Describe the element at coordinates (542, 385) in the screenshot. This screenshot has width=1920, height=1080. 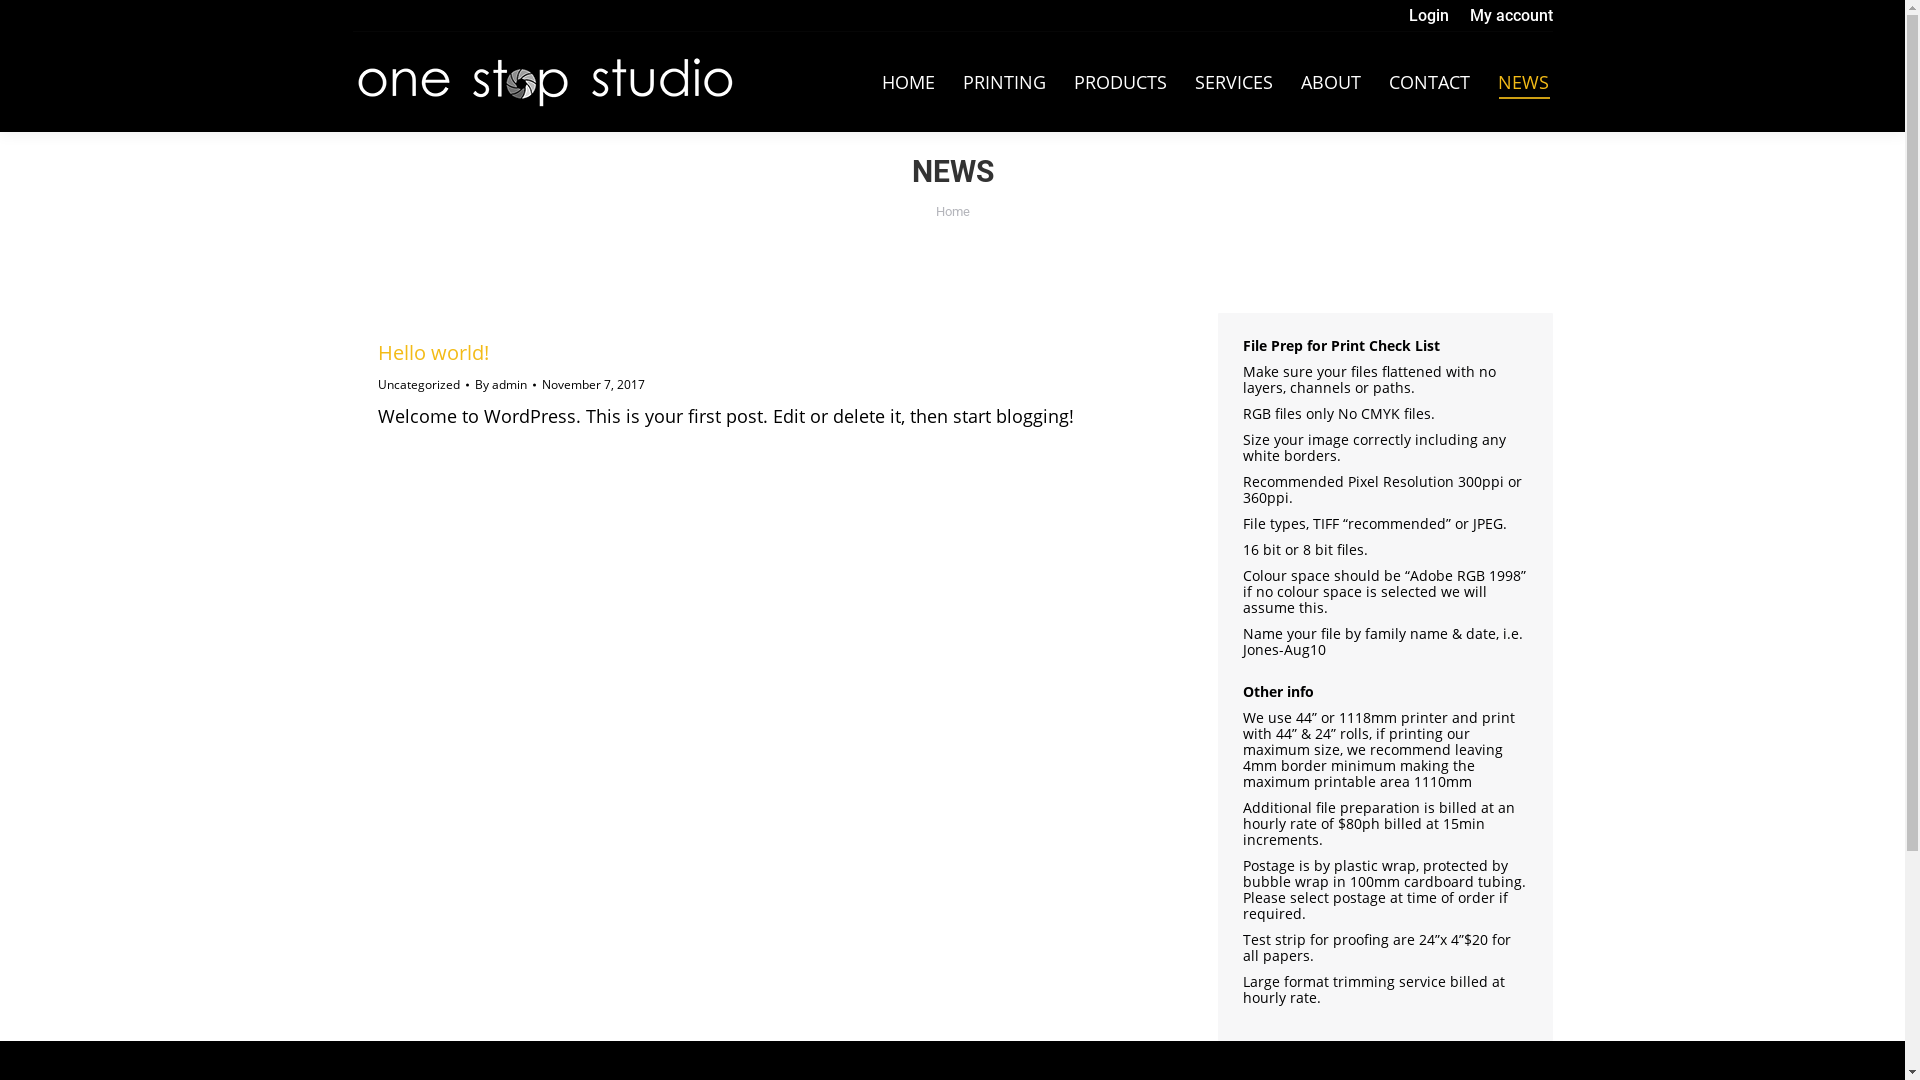
I see `'November 7, 2017'` at that location.